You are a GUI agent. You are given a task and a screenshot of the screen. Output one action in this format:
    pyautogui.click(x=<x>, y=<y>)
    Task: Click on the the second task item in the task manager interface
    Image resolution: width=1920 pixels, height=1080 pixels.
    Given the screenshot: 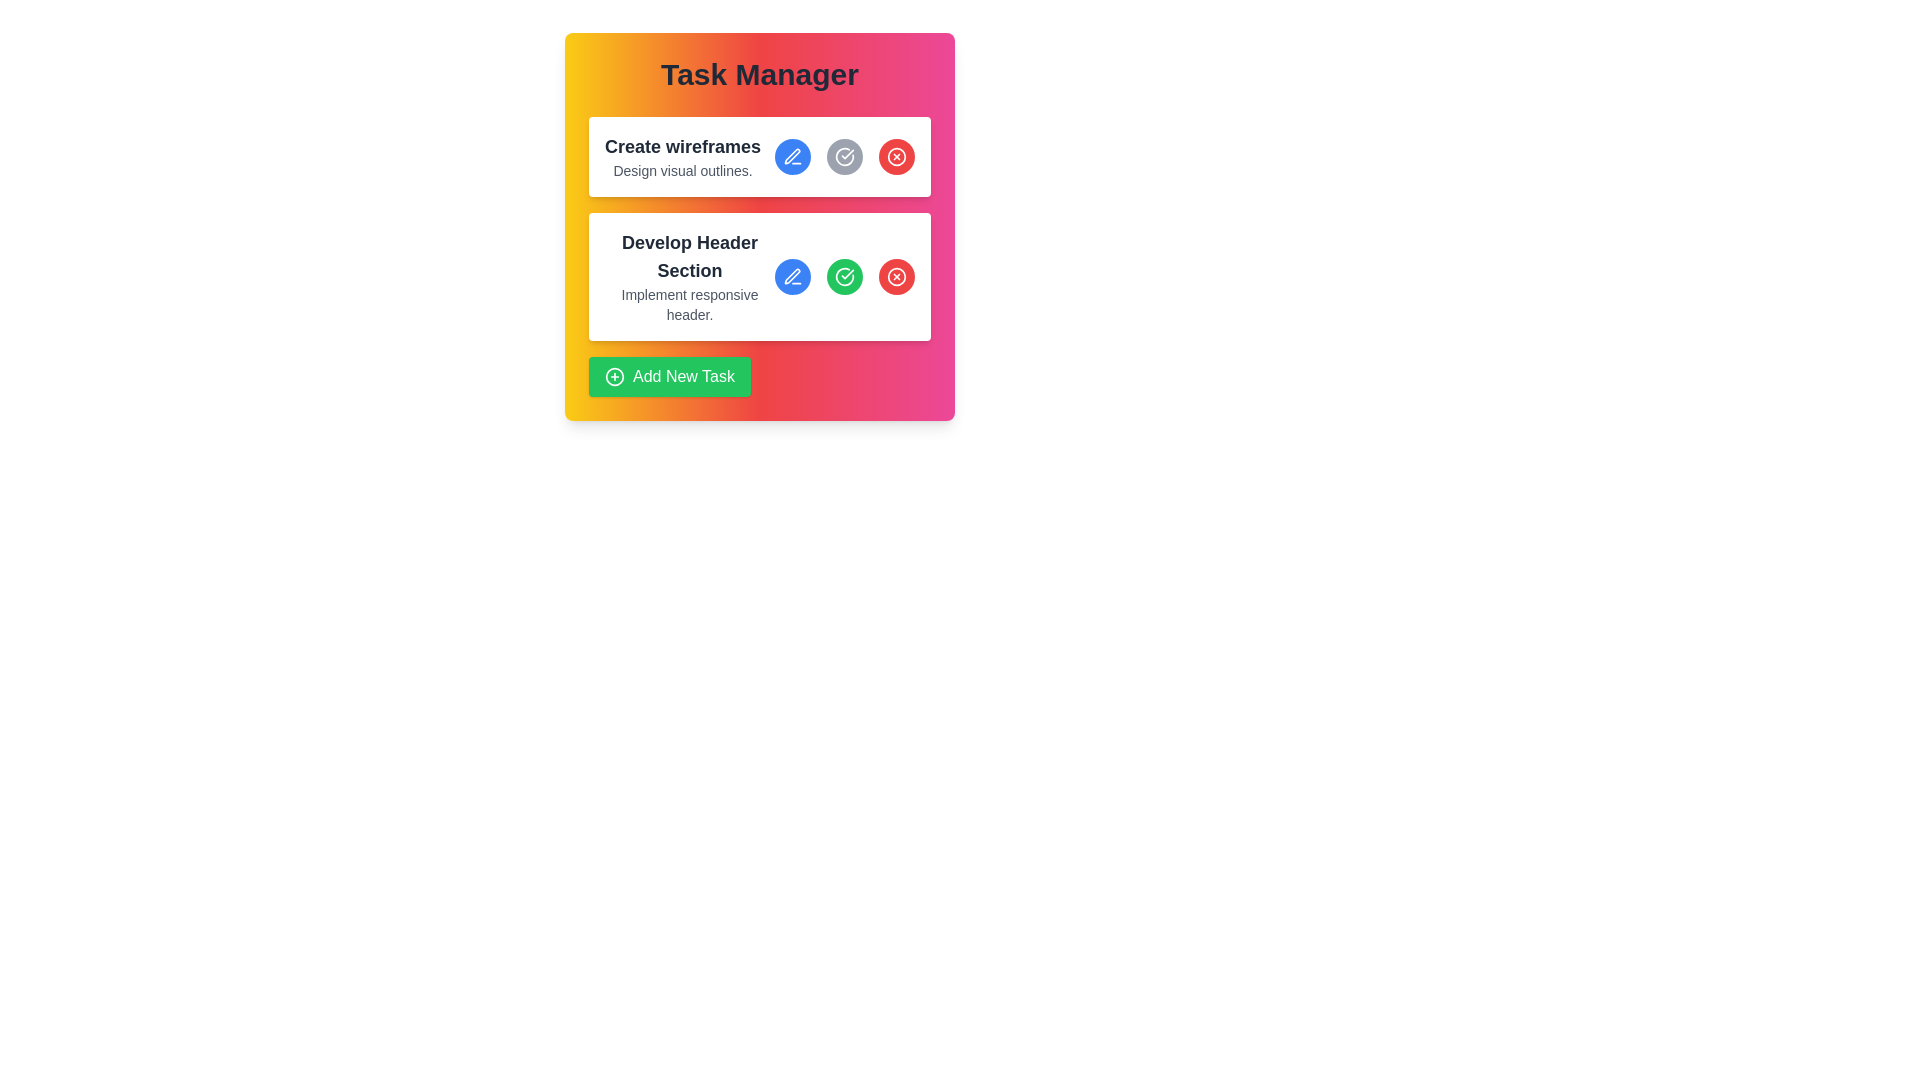 What is the action you would take?
    pyautogui.click(x=690, y=277)
    